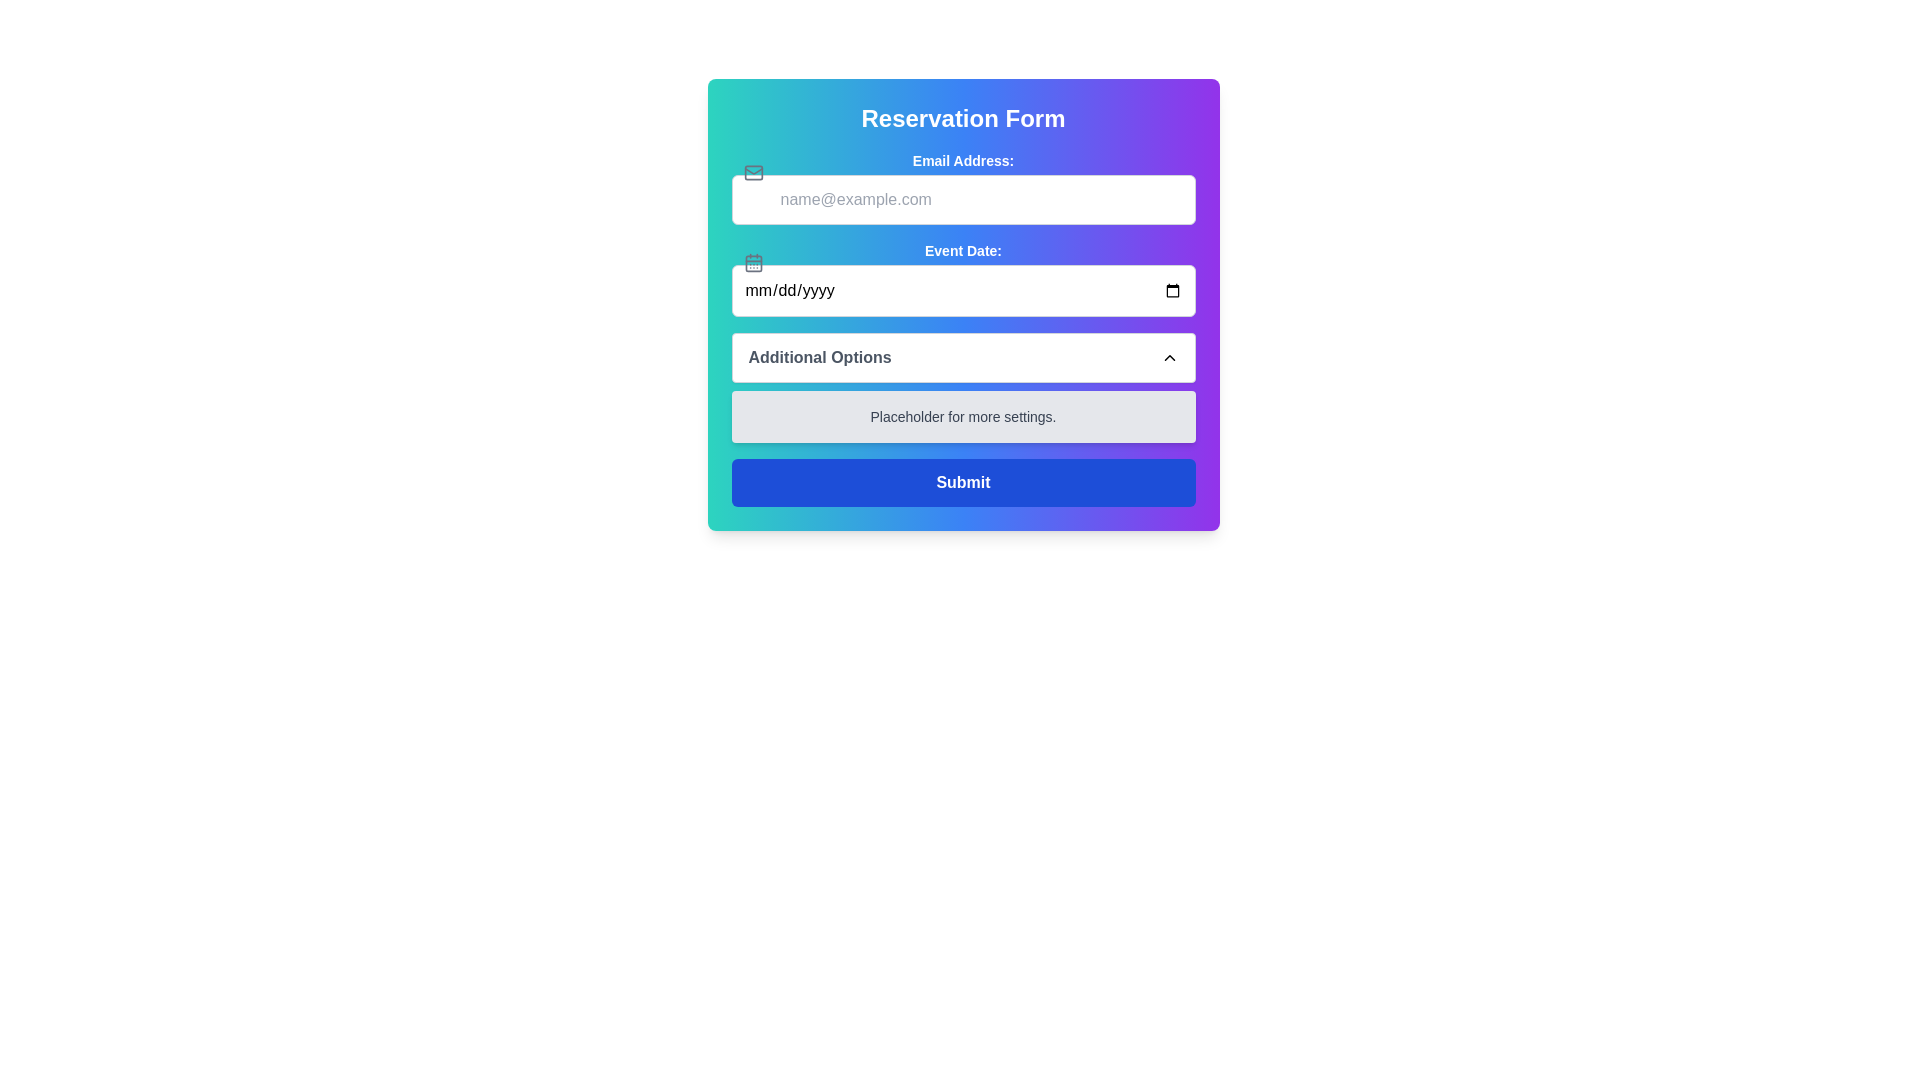  I want to click on the 'Submit' button with a blue background, so click(963, 482).